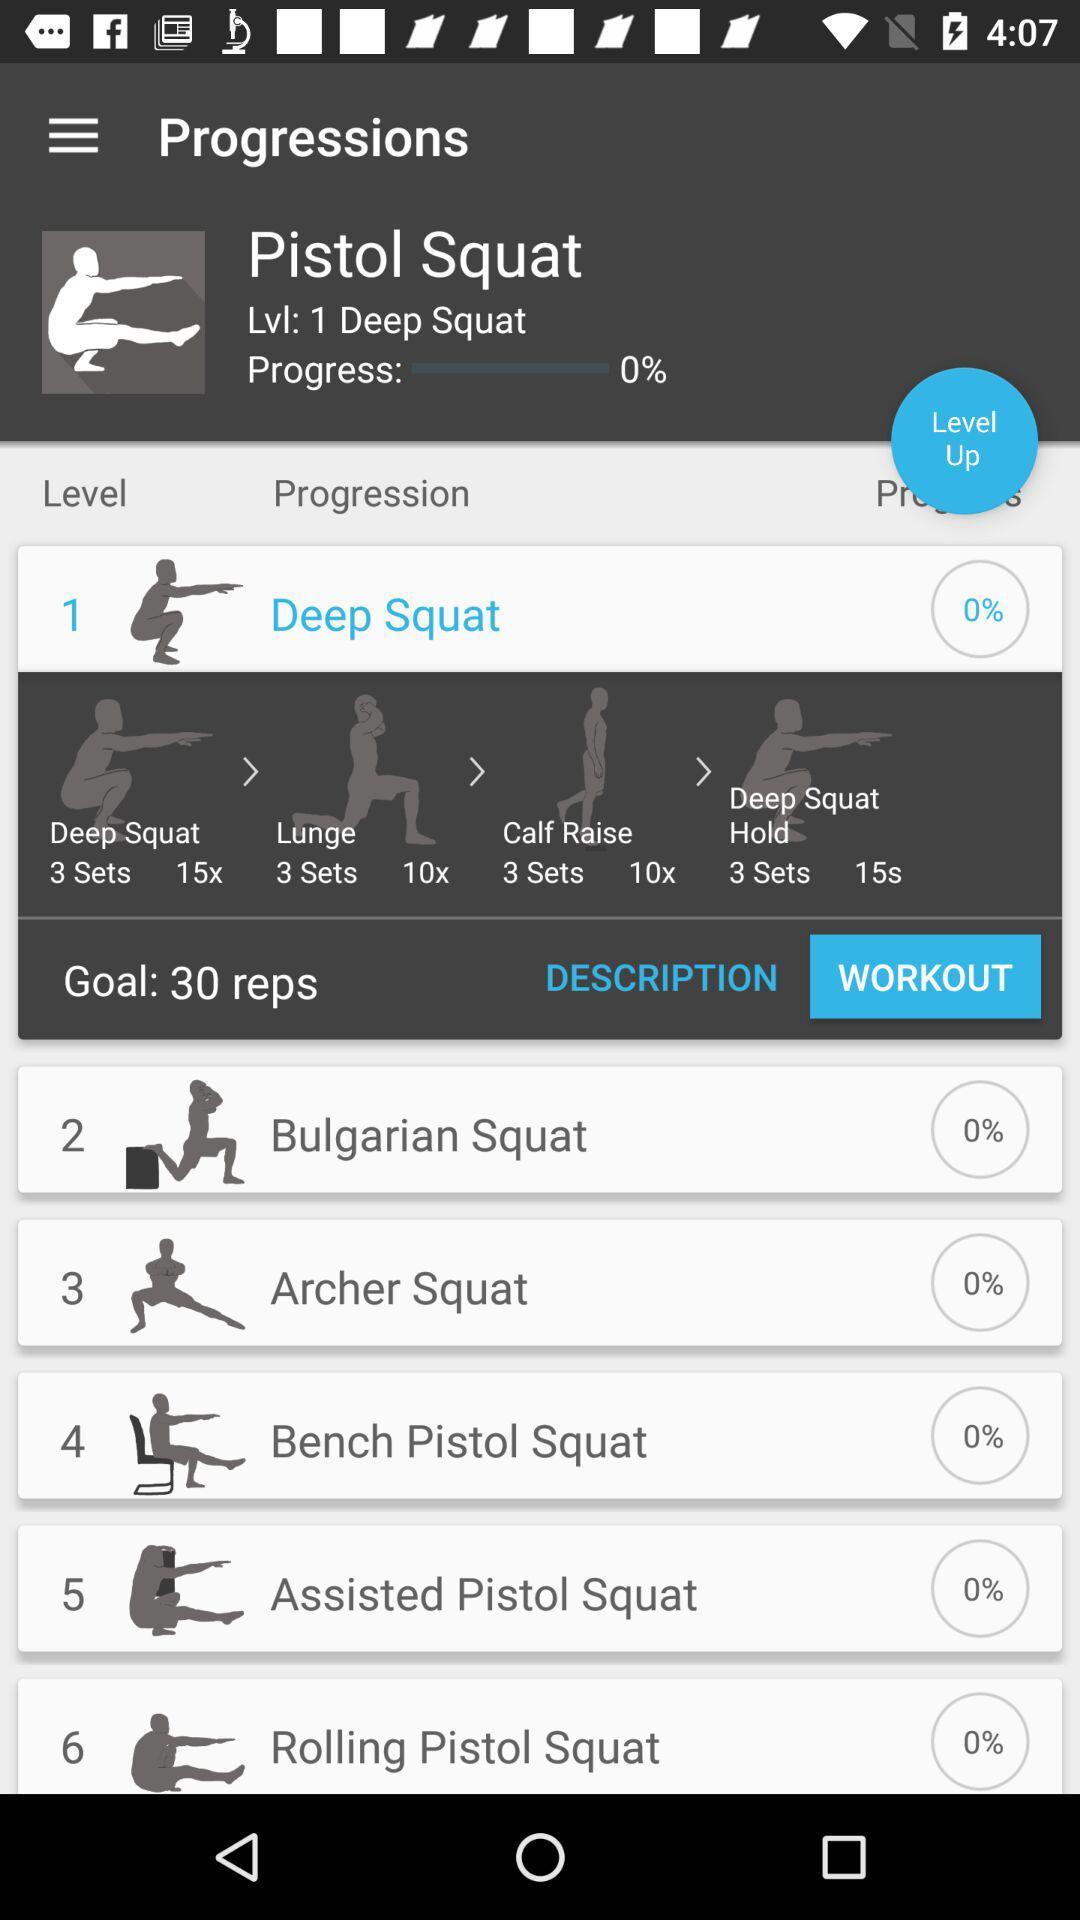  What do you see at coordinates (72, 134) in the screenshot?
I see `app to the left of the progressions app` at bounding box center [72, 134].